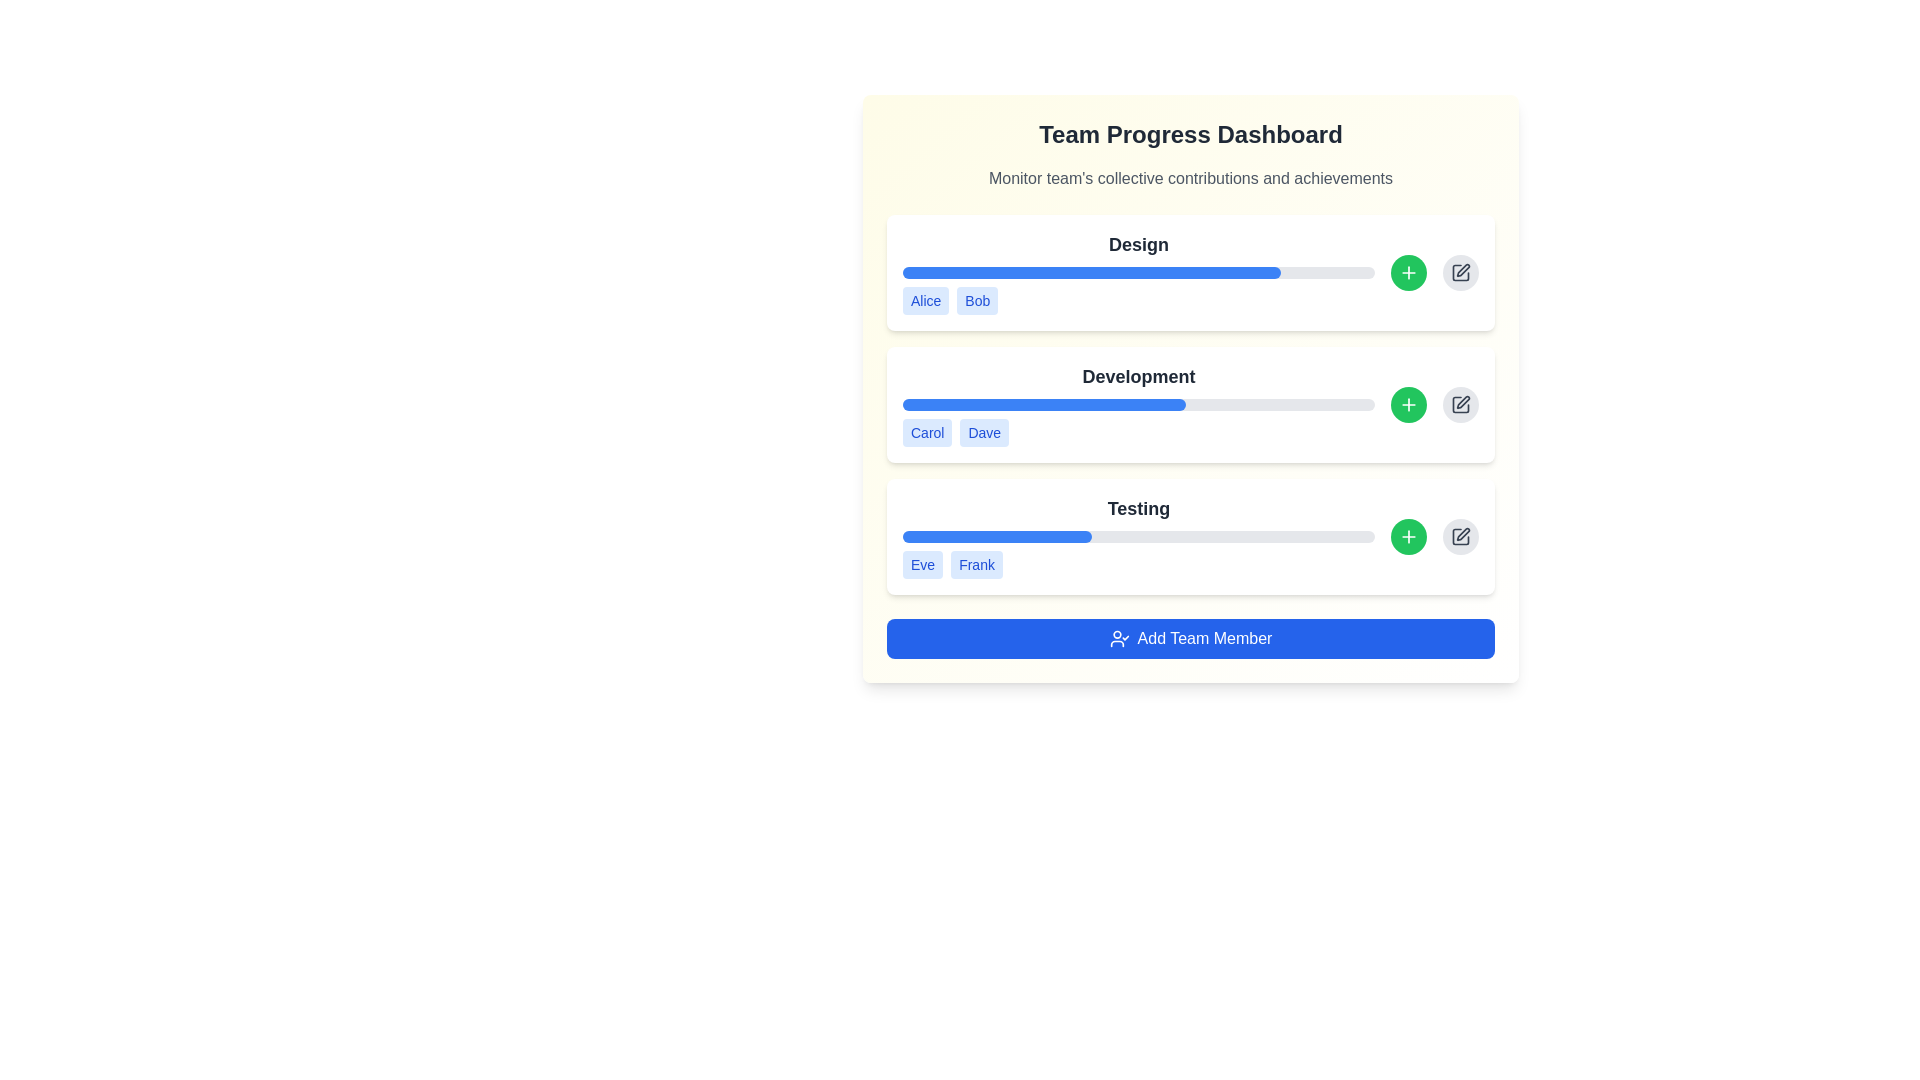 The height and width of the screenshot is (1080, 1920). I want to click on the blue rectangular badge with rounded edges displaying the text 'Bob', so click(977, 300).